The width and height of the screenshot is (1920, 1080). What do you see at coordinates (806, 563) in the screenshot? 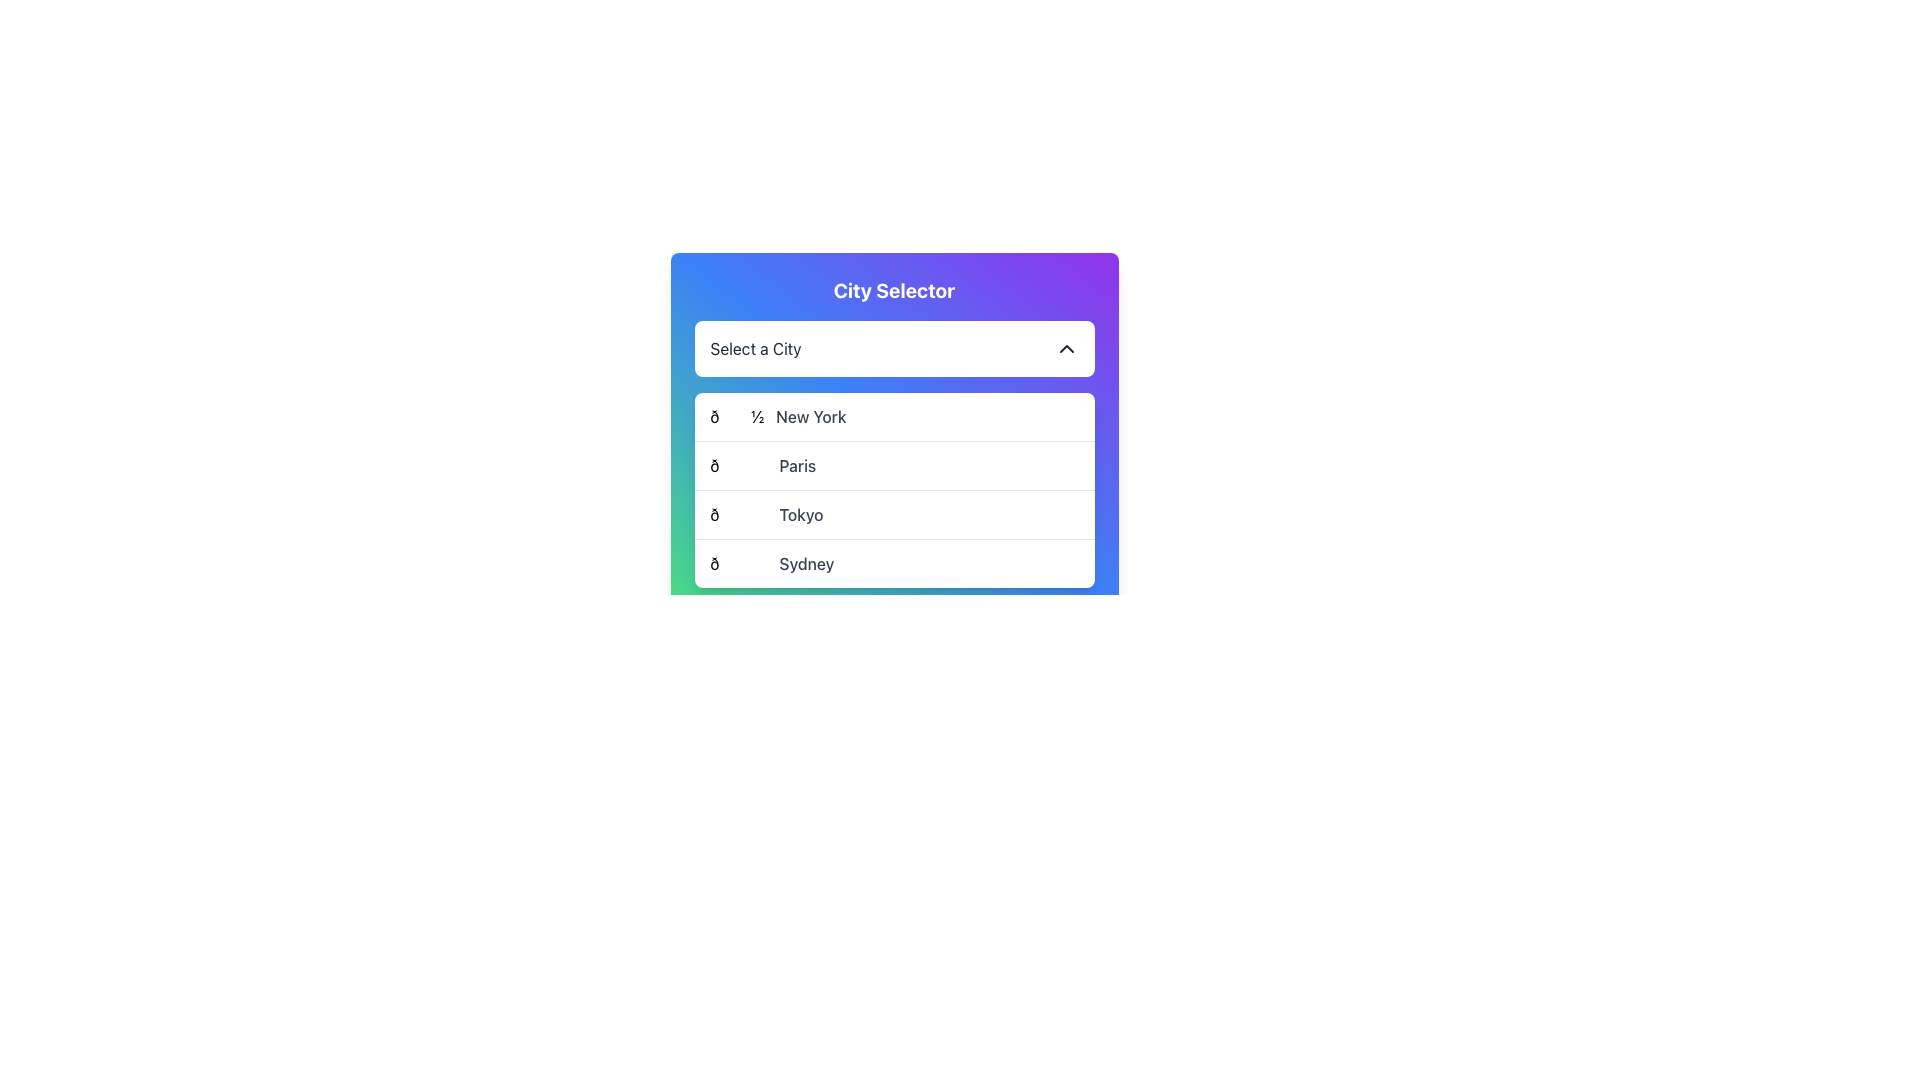
I see `the text label 'Sydney' in the City Selector dropdown menu` at bounding box center [806, 563].